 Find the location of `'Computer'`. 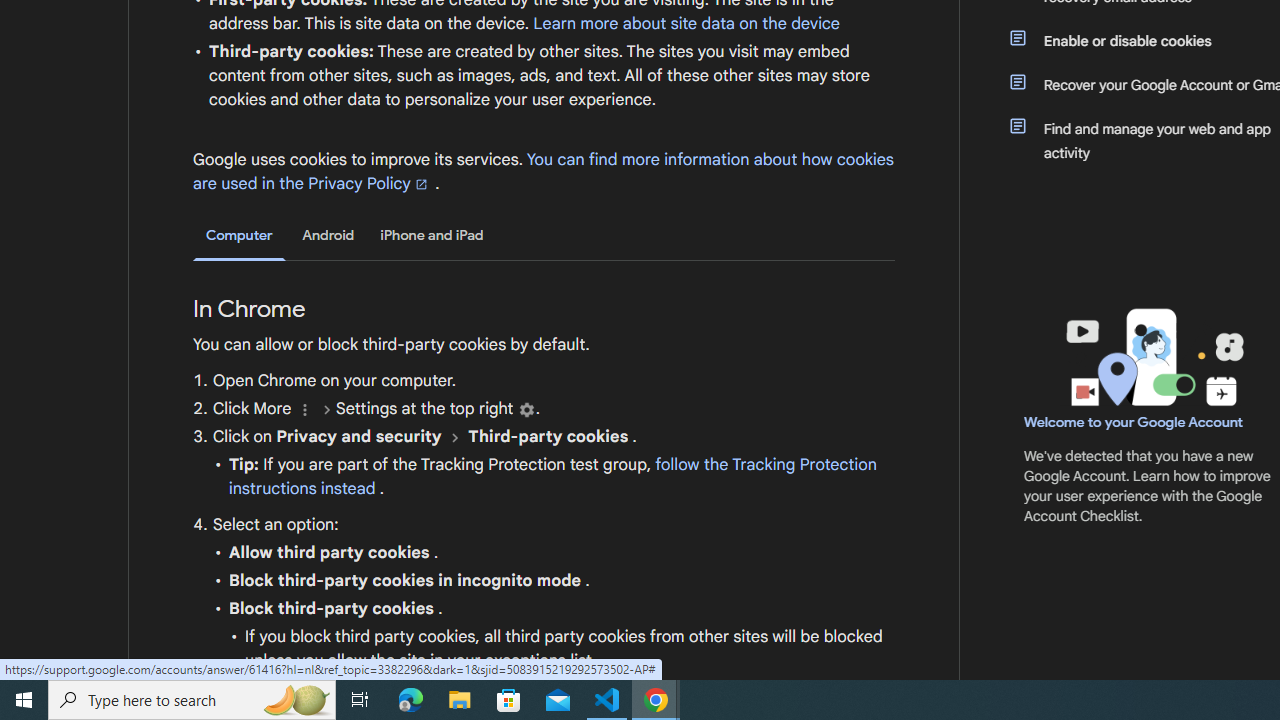

'Computer' is located at coordinates (239, 235).